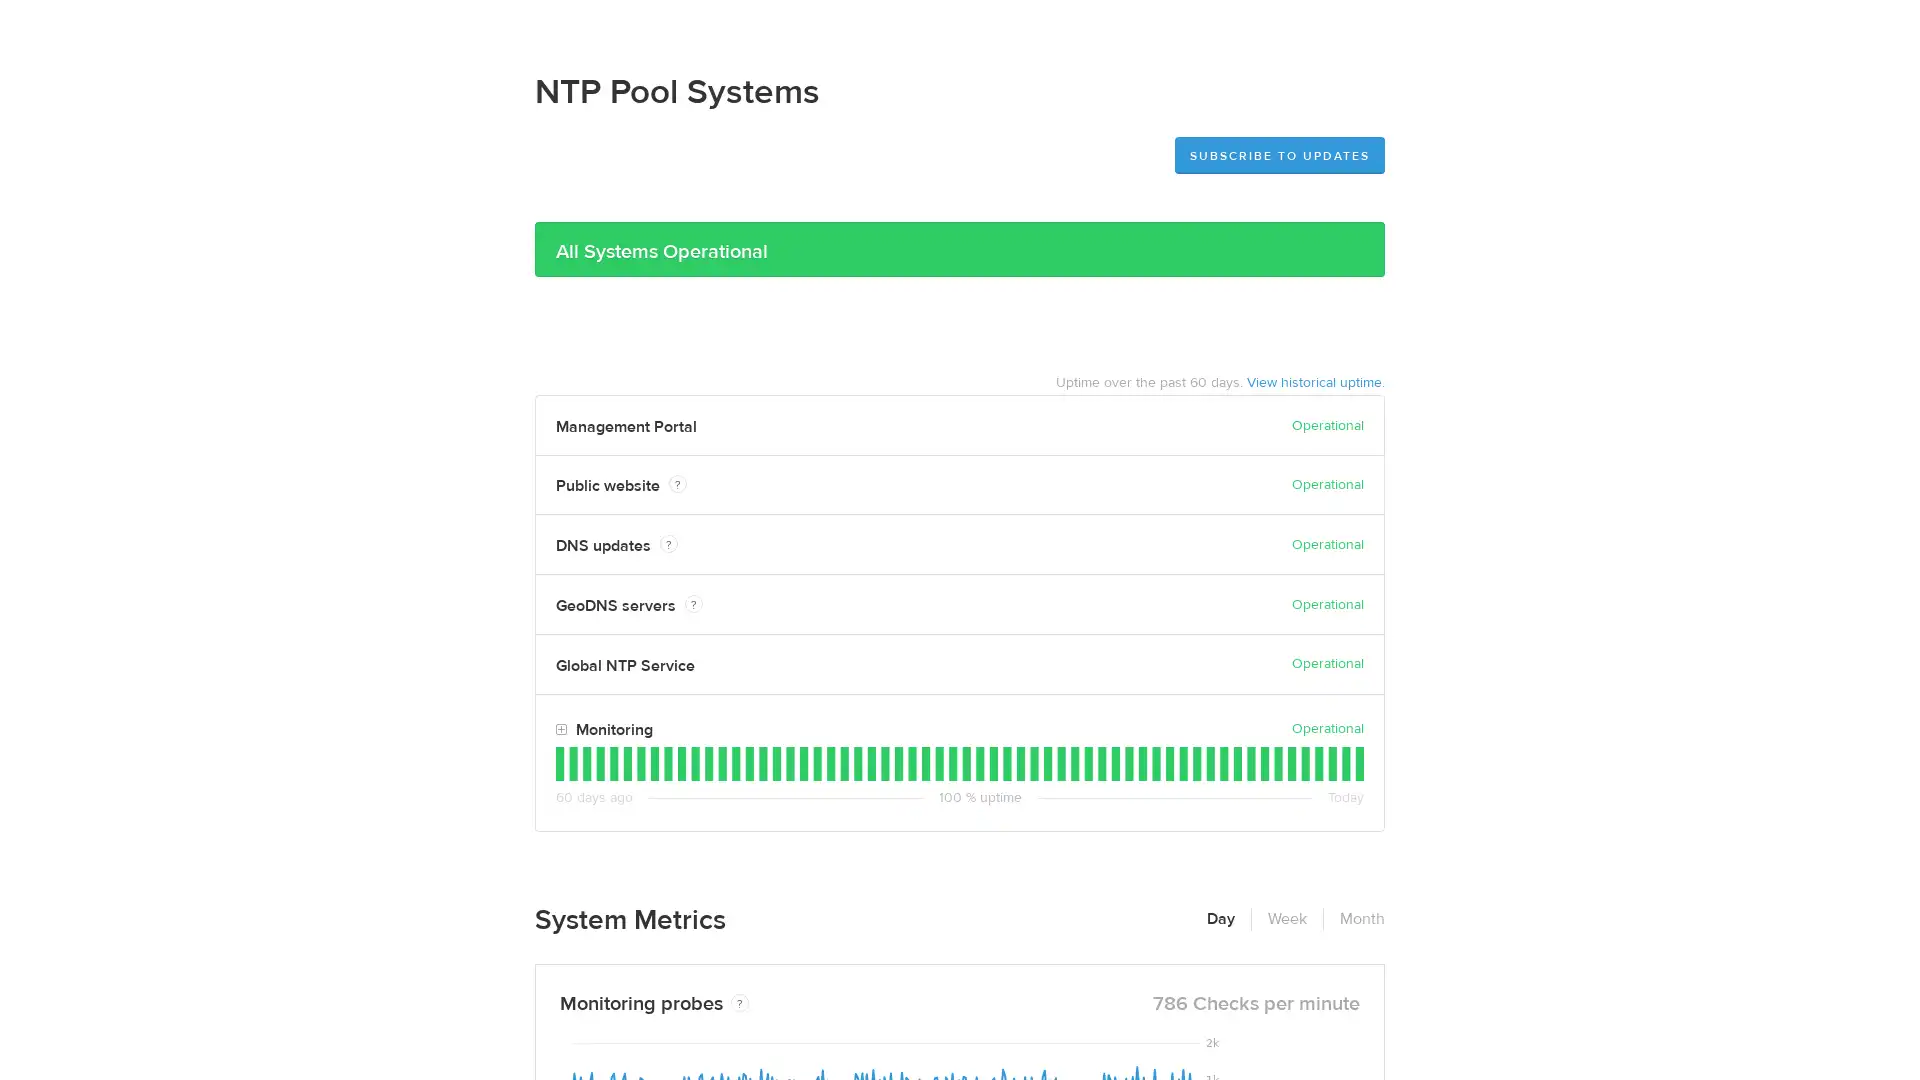 The height and width of the screenshot is (1080, 1920). I want to click on Toggle Monitoring, so click(560, 730).